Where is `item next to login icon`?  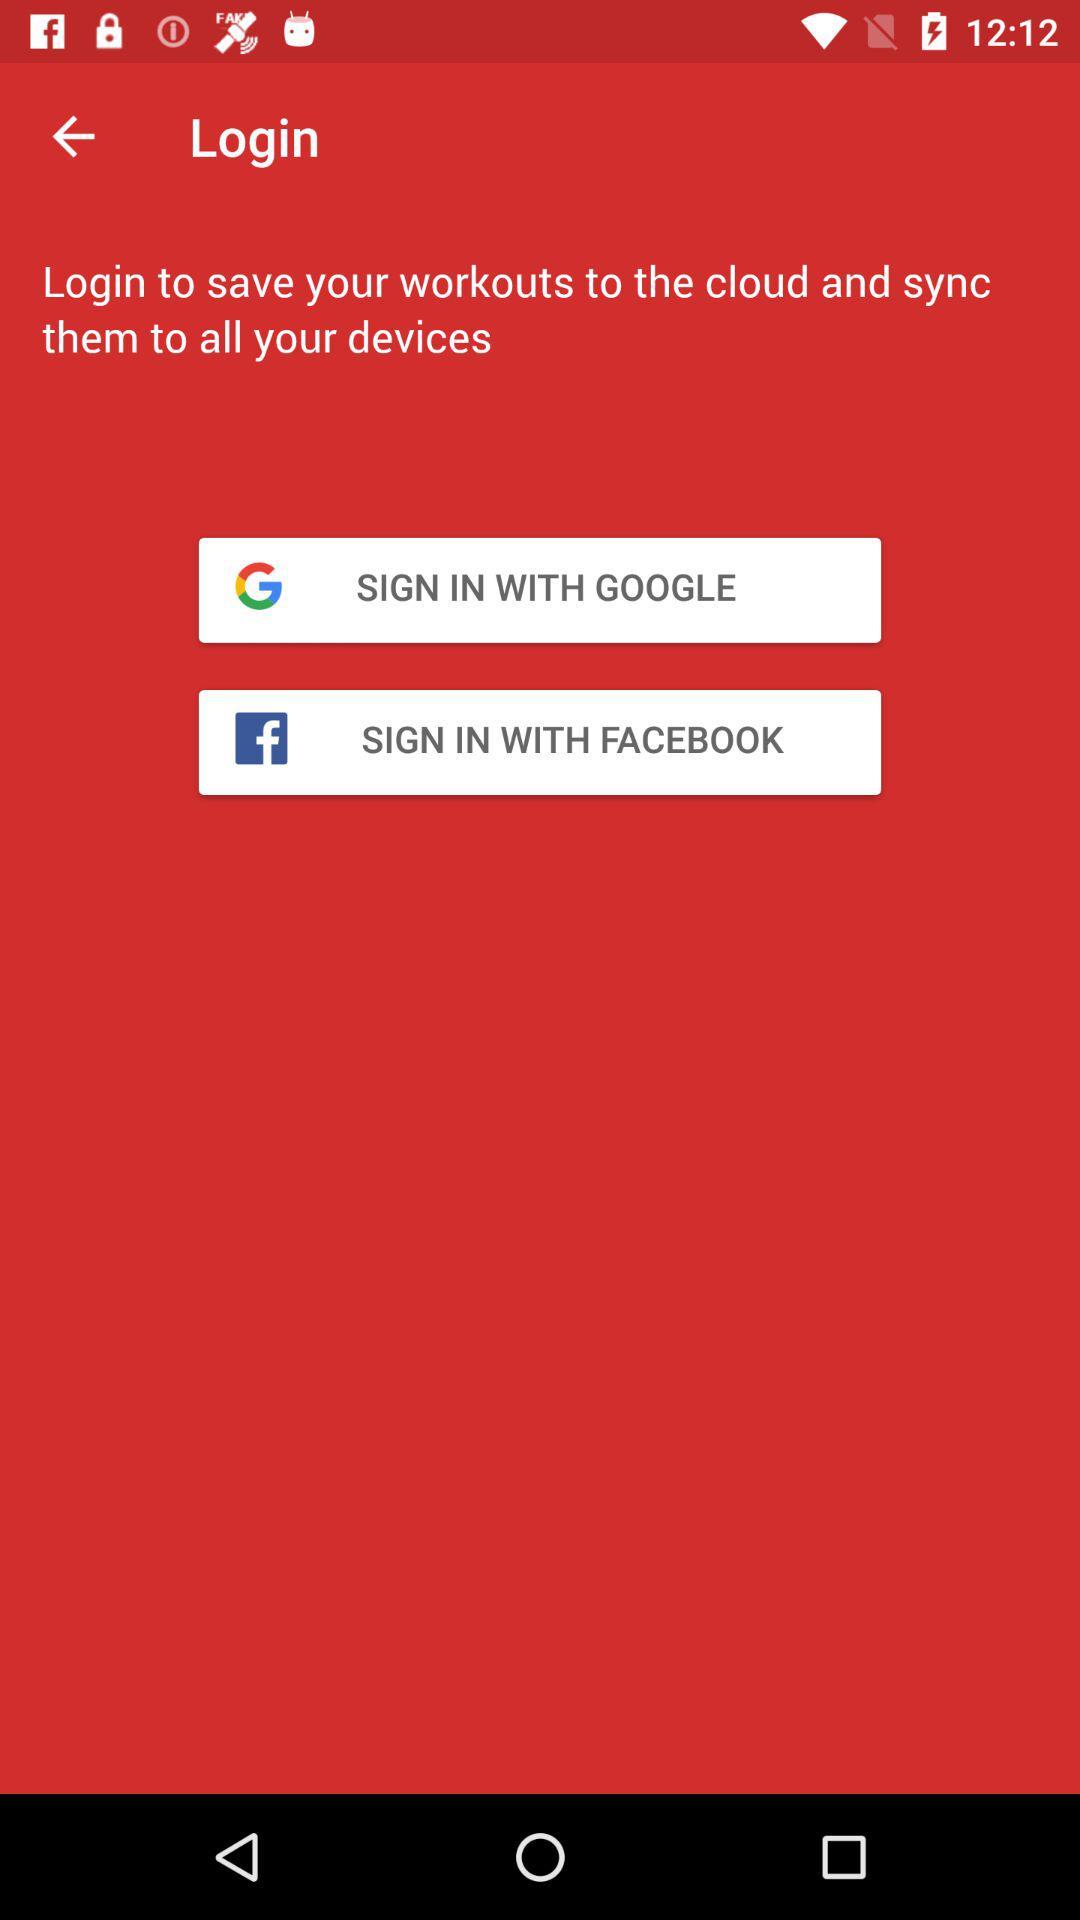 item next to login icon is located at coordinates (72, 135).